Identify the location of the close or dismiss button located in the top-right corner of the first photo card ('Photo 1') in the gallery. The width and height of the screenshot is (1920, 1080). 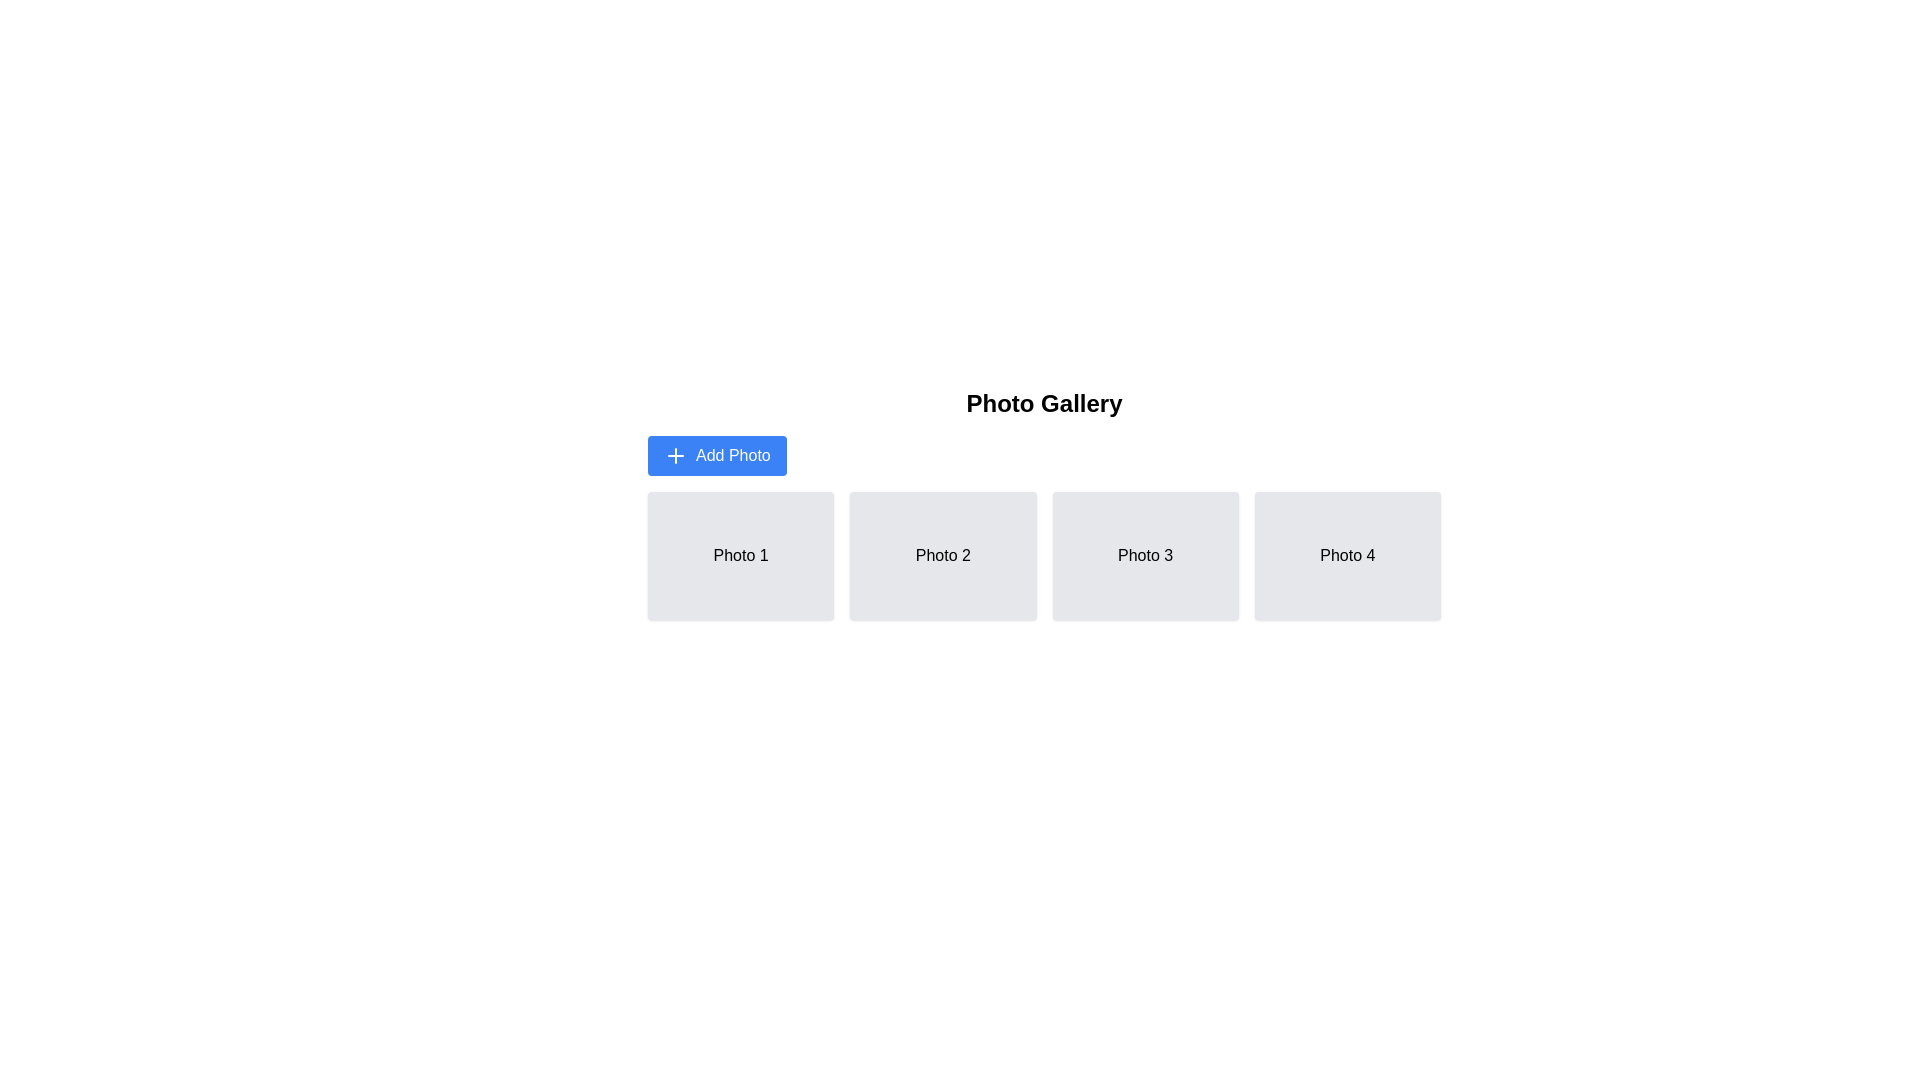
(818, 507).